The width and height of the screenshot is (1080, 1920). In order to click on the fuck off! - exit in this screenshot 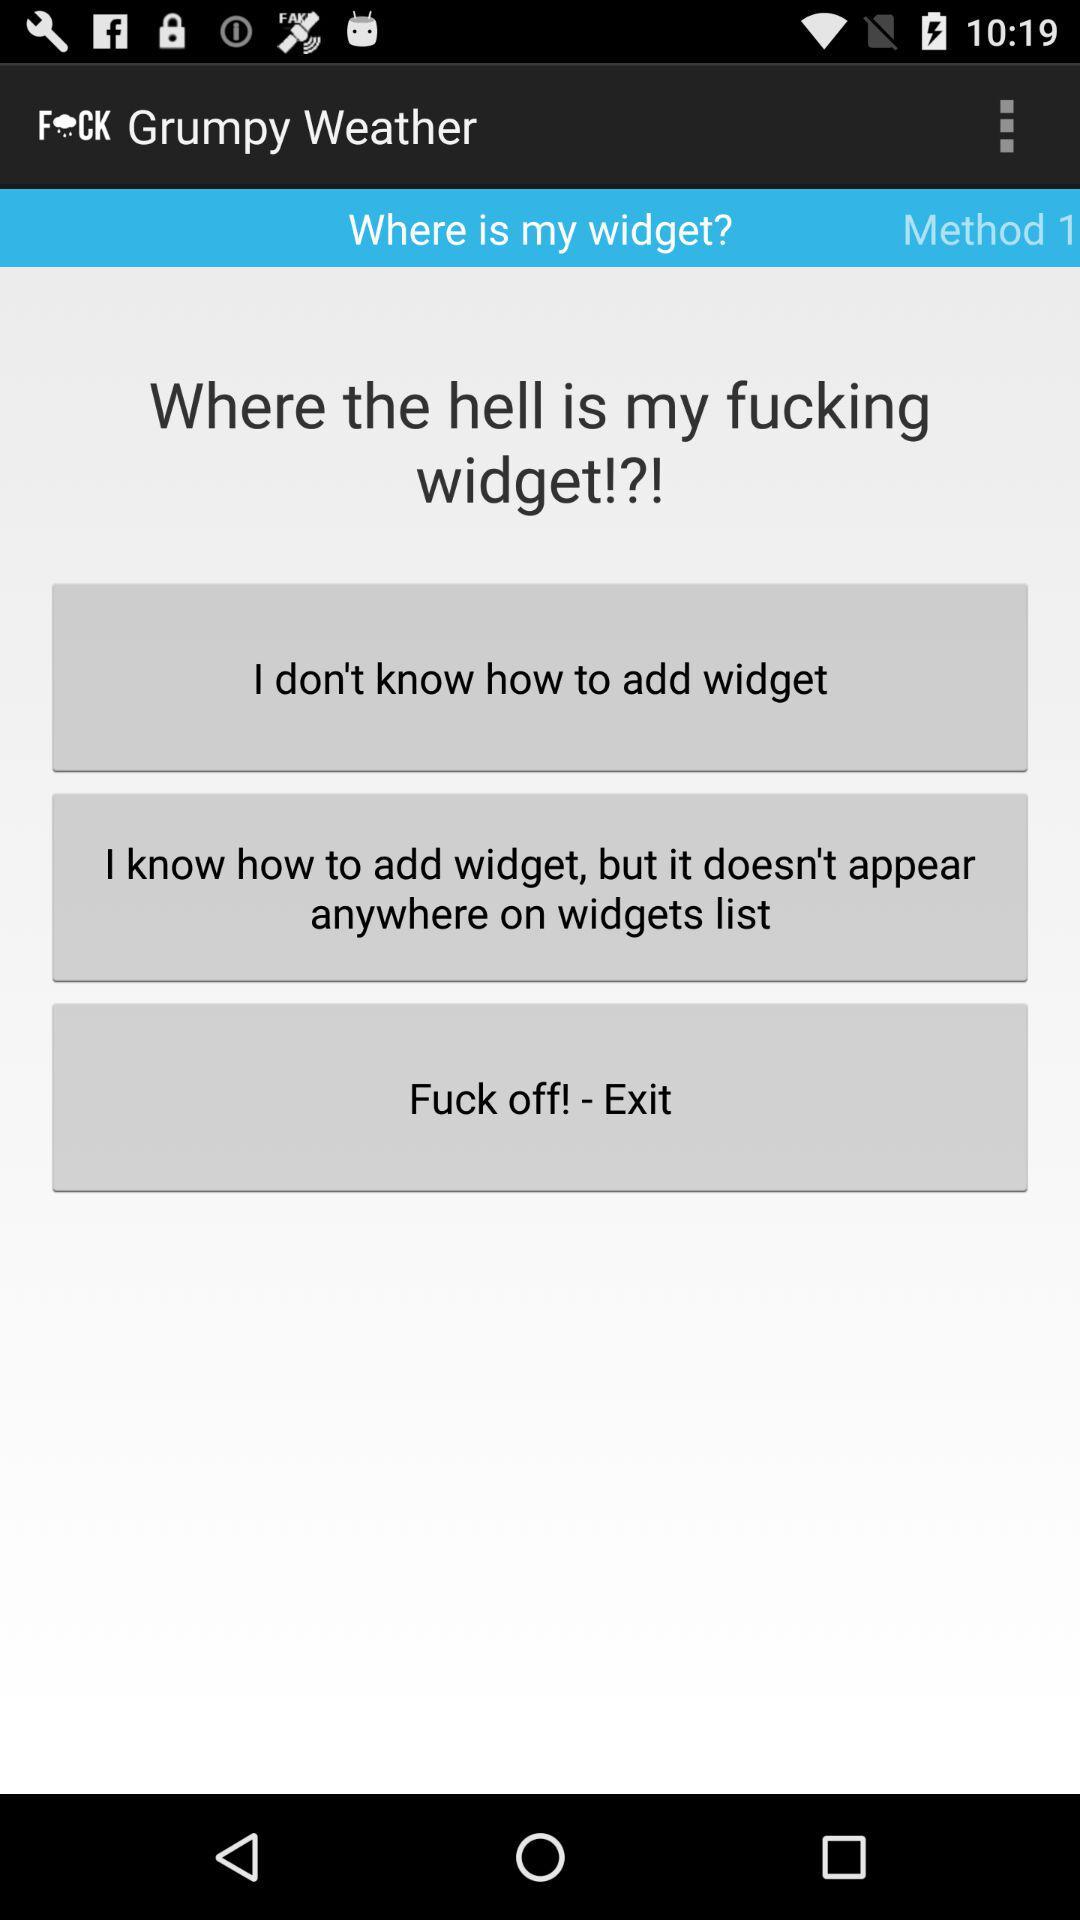, I will do `click(540, 1096)`.